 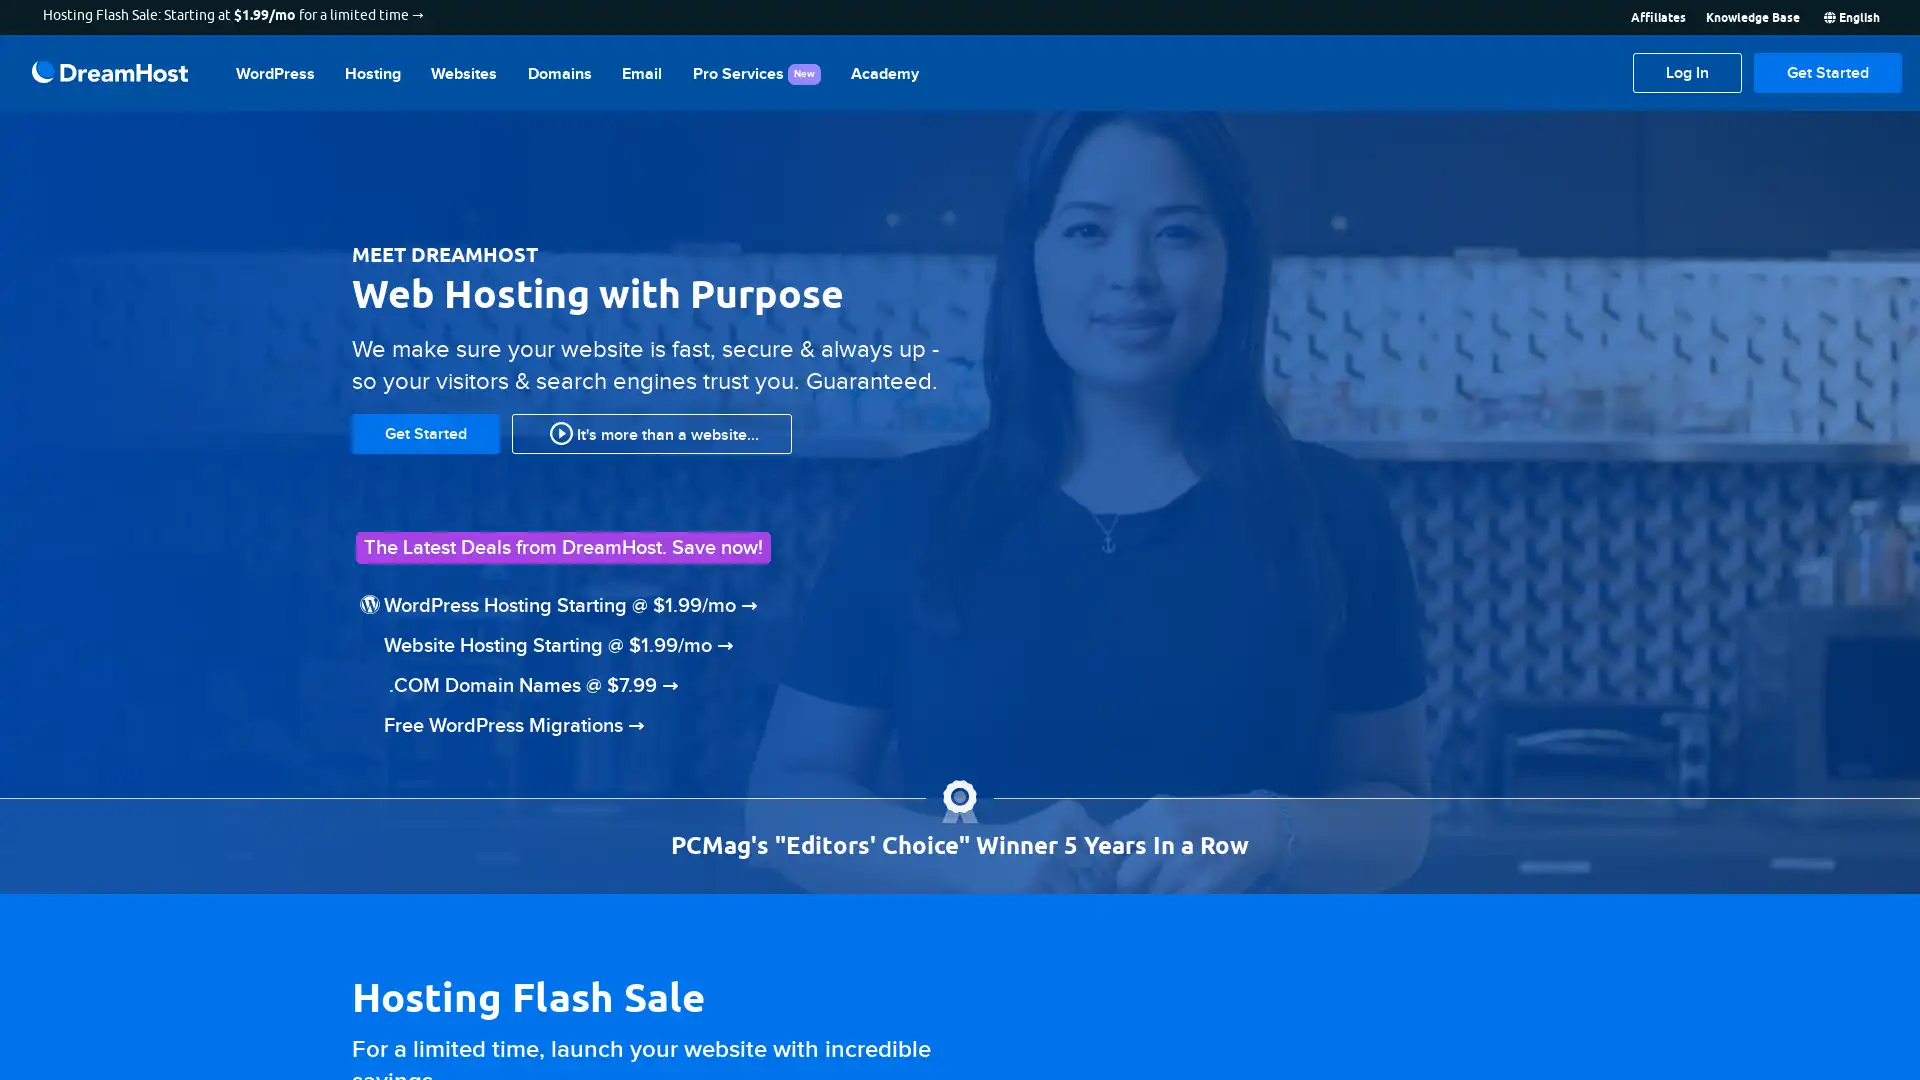 What do you see at coordinates (1828, 72) in the screenshot?
I see `Get Started` at bounding box center [1828, 72].